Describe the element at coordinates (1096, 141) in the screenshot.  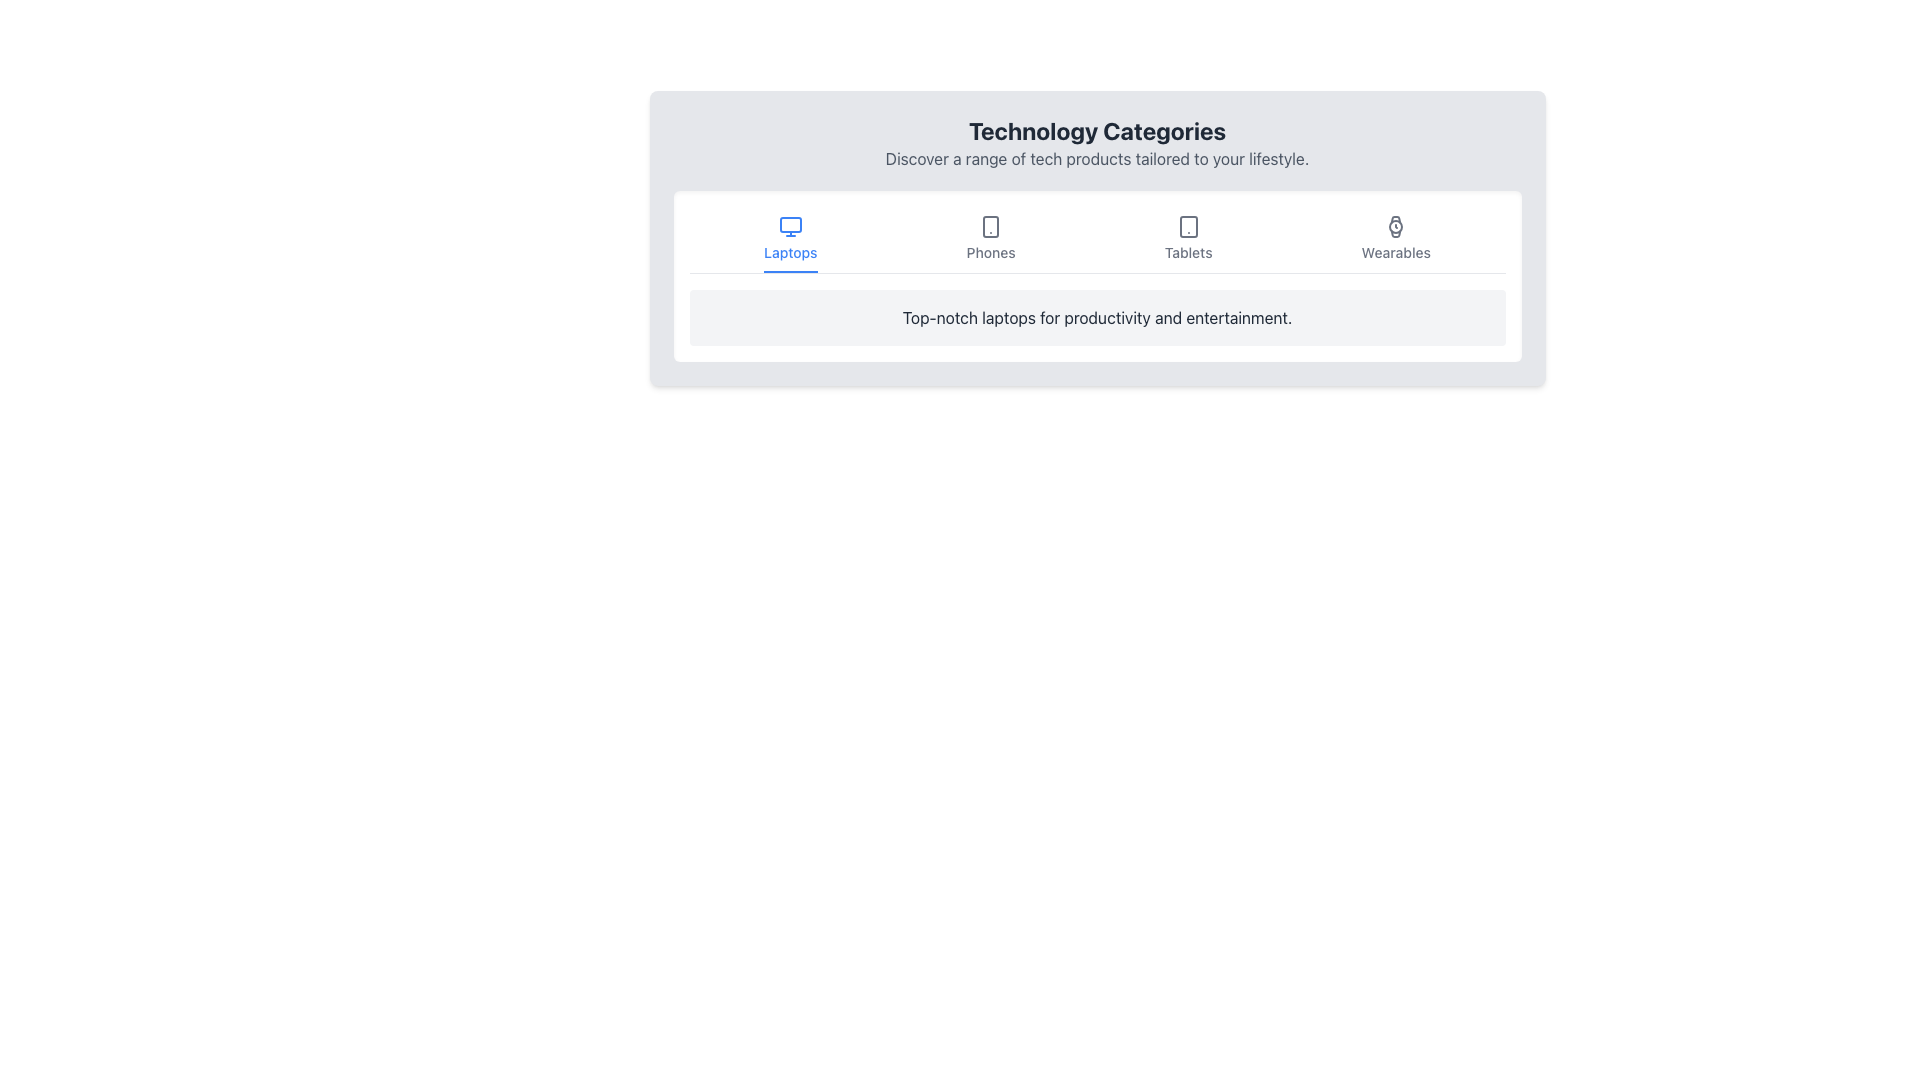
I see `the Header with subheading that introduces the user to the content of the section, located centrally above the interactive icons for product categories` at that location.